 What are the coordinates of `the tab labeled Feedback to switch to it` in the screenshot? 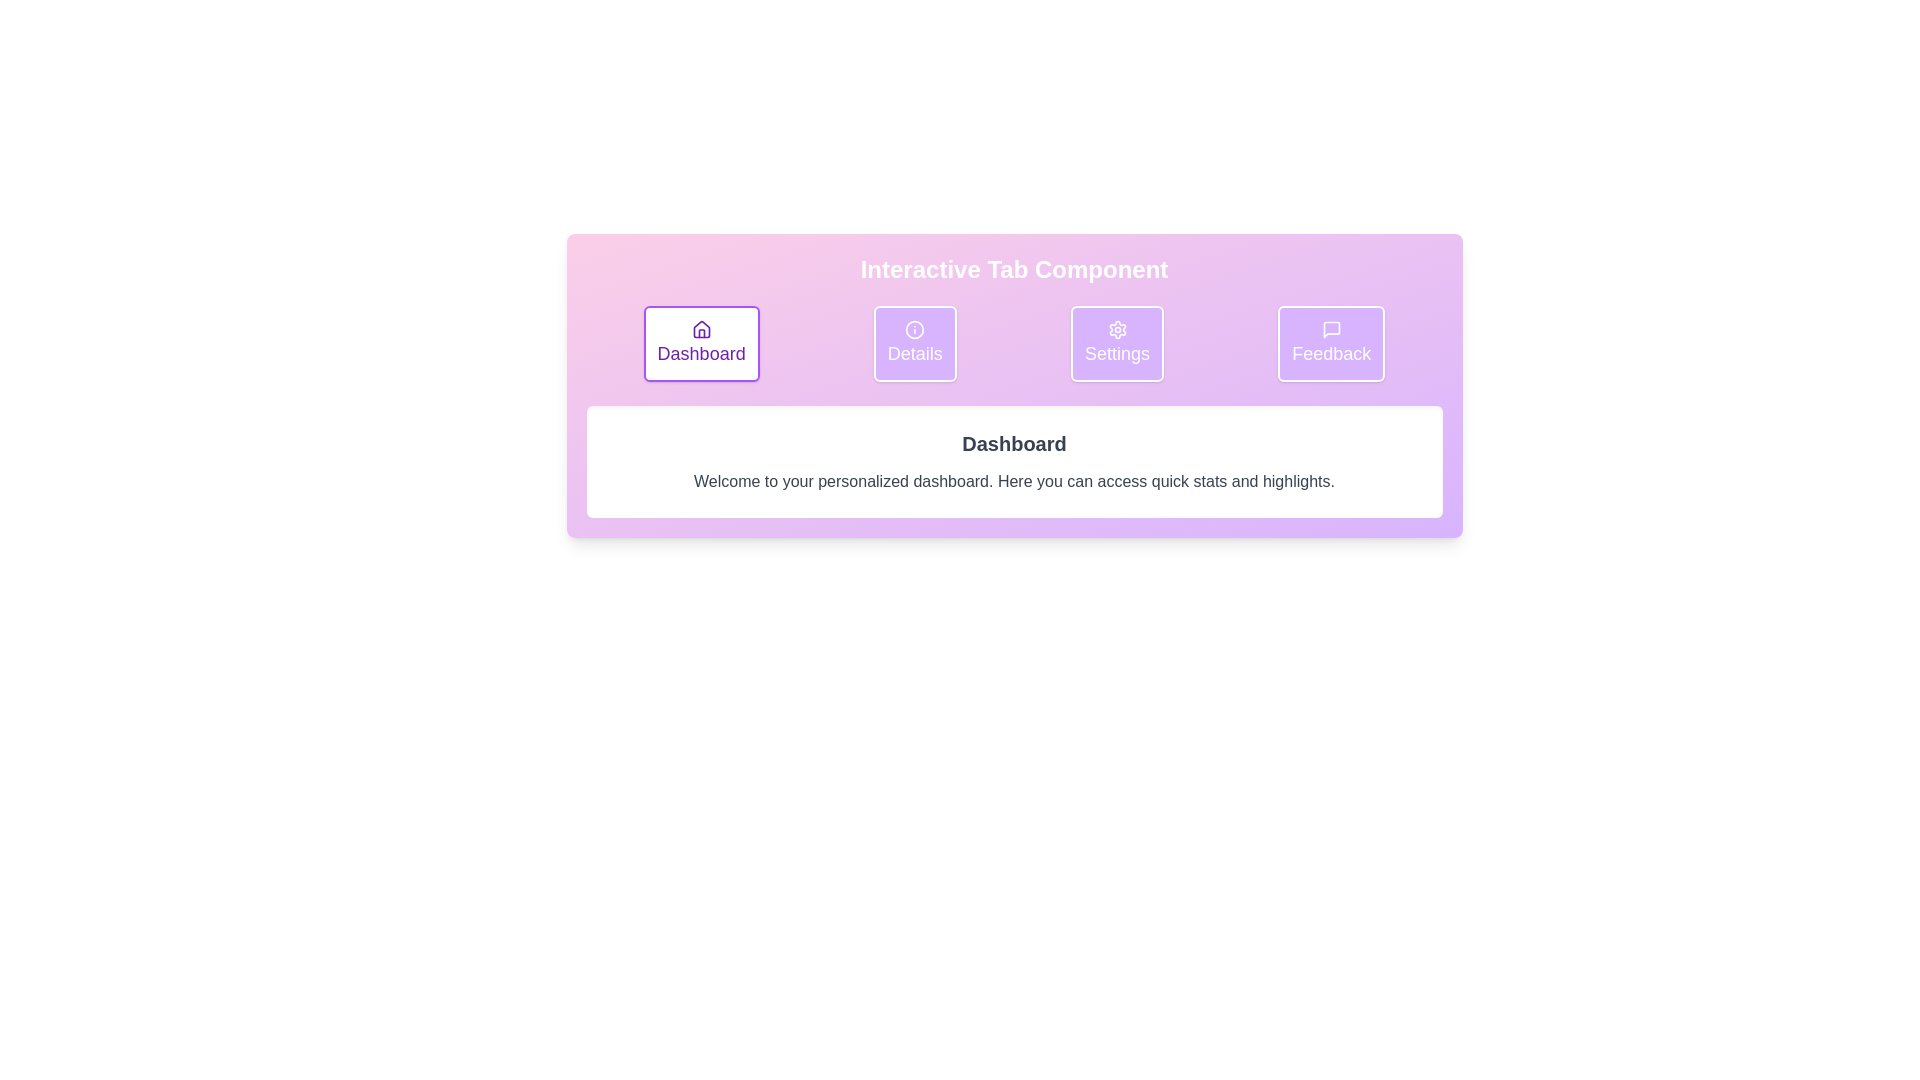 It's located at (1331, 342).